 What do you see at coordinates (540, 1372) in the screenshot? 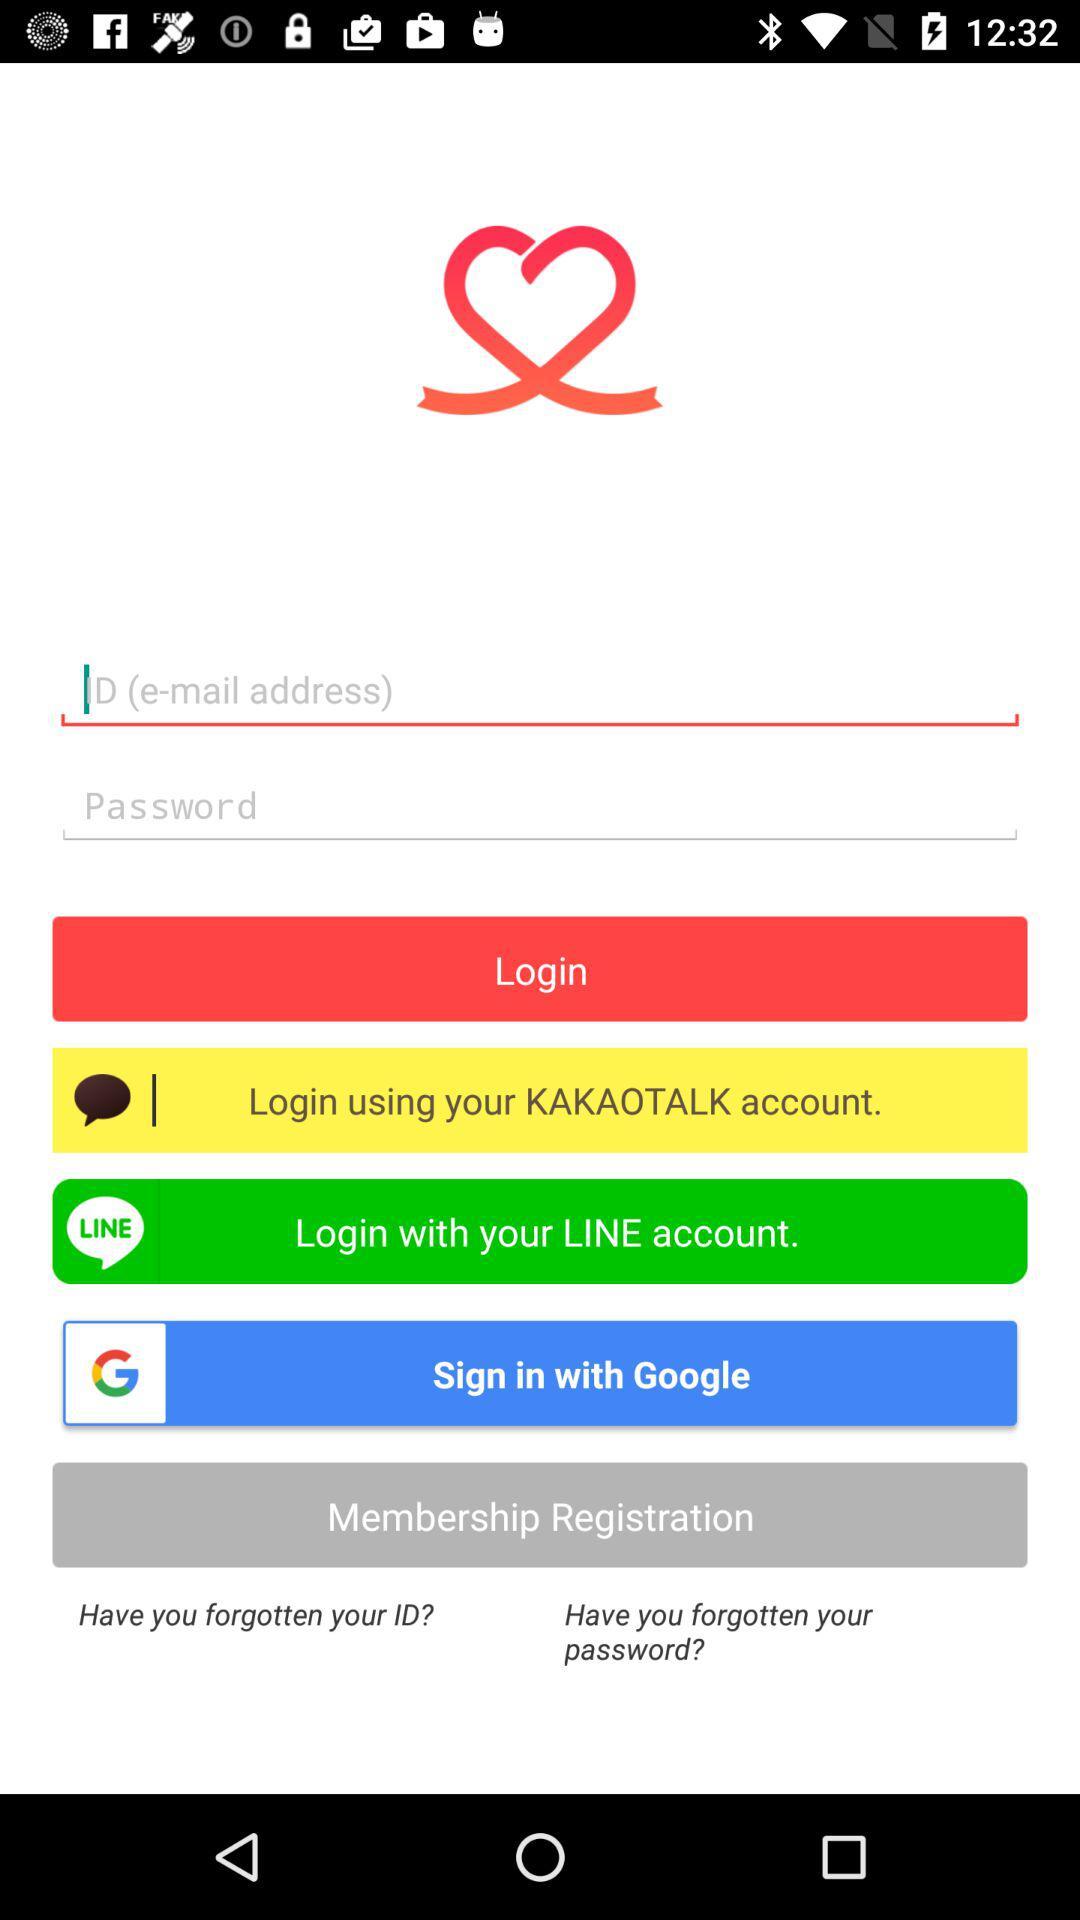
I see `the sign in with item` at bounding box center [540, 1372].